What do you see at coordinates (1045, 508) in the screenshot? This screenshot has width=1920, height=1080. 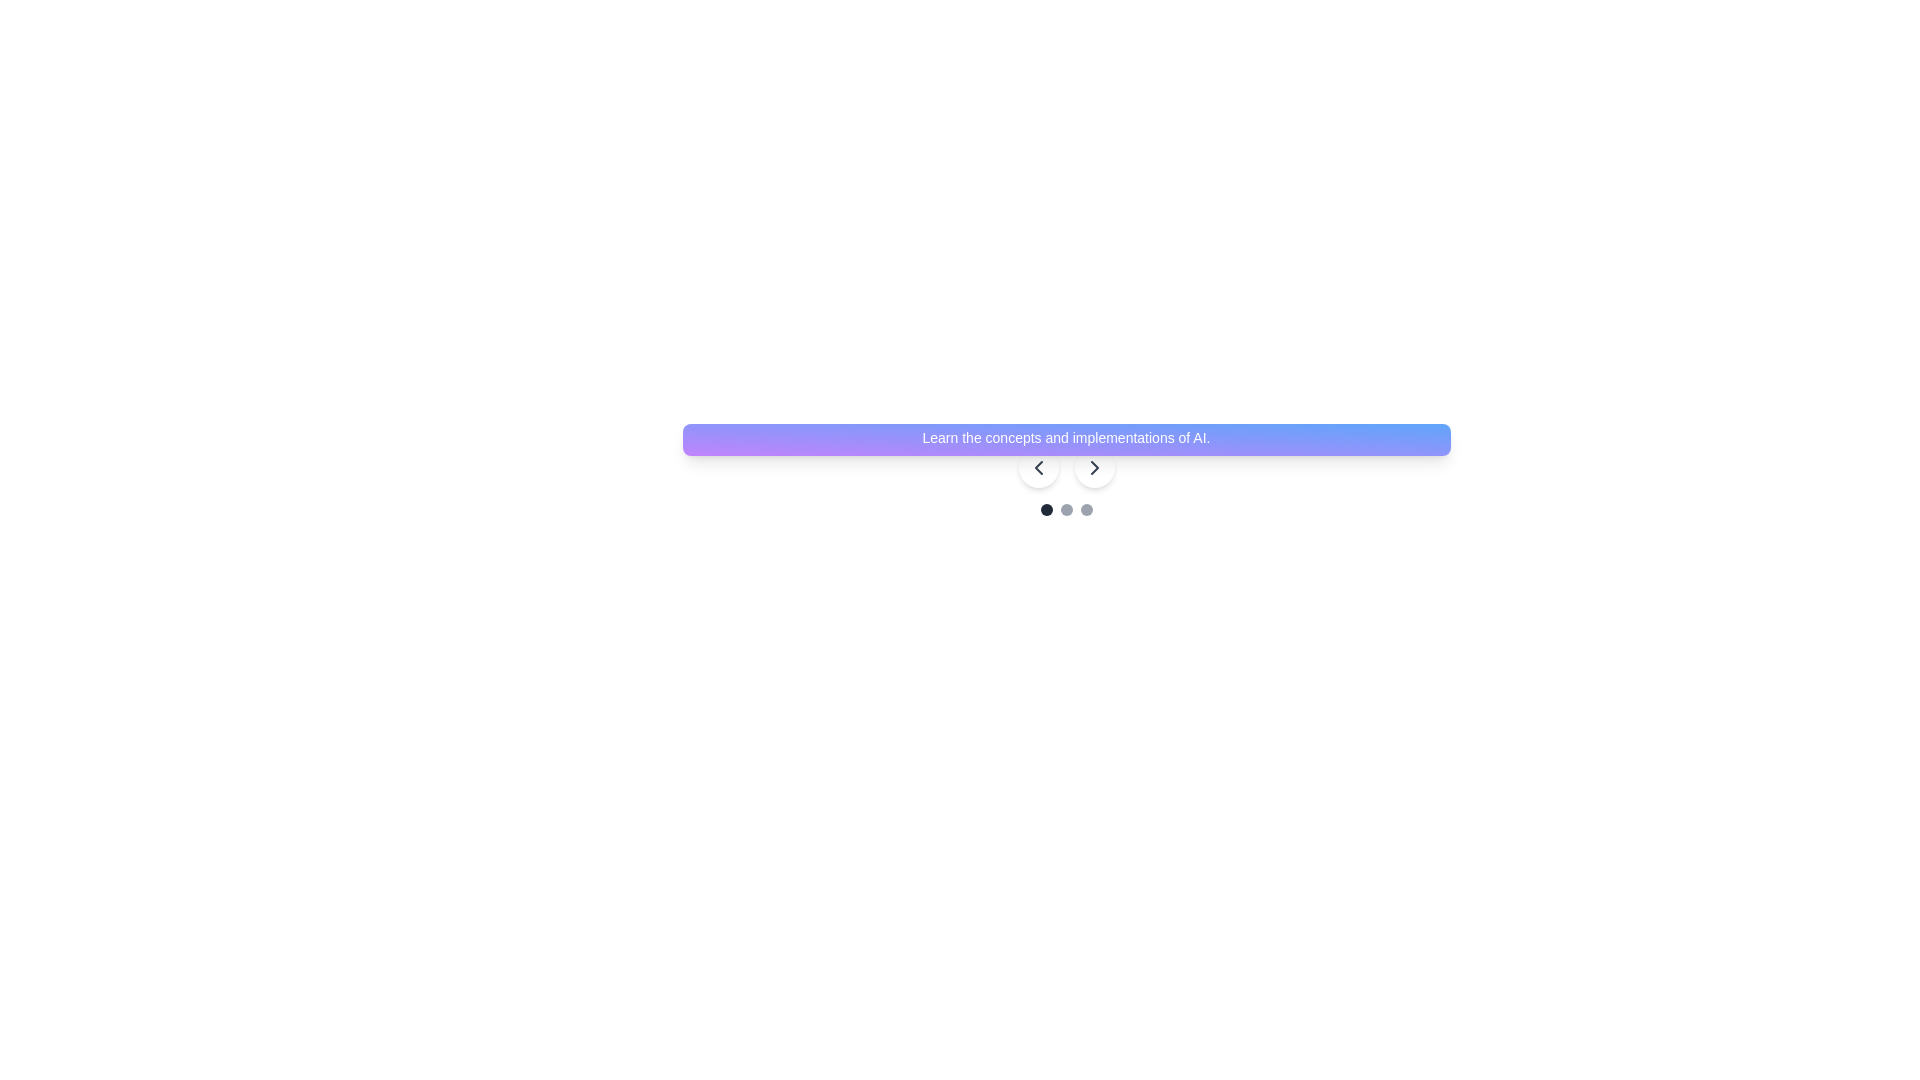 I see `the first circular indicator with a dark gray fill, located below the text banner 'Learn the concepts and implementations of AI.' to trigger a visual effect` at bounding box center [1045, 508].